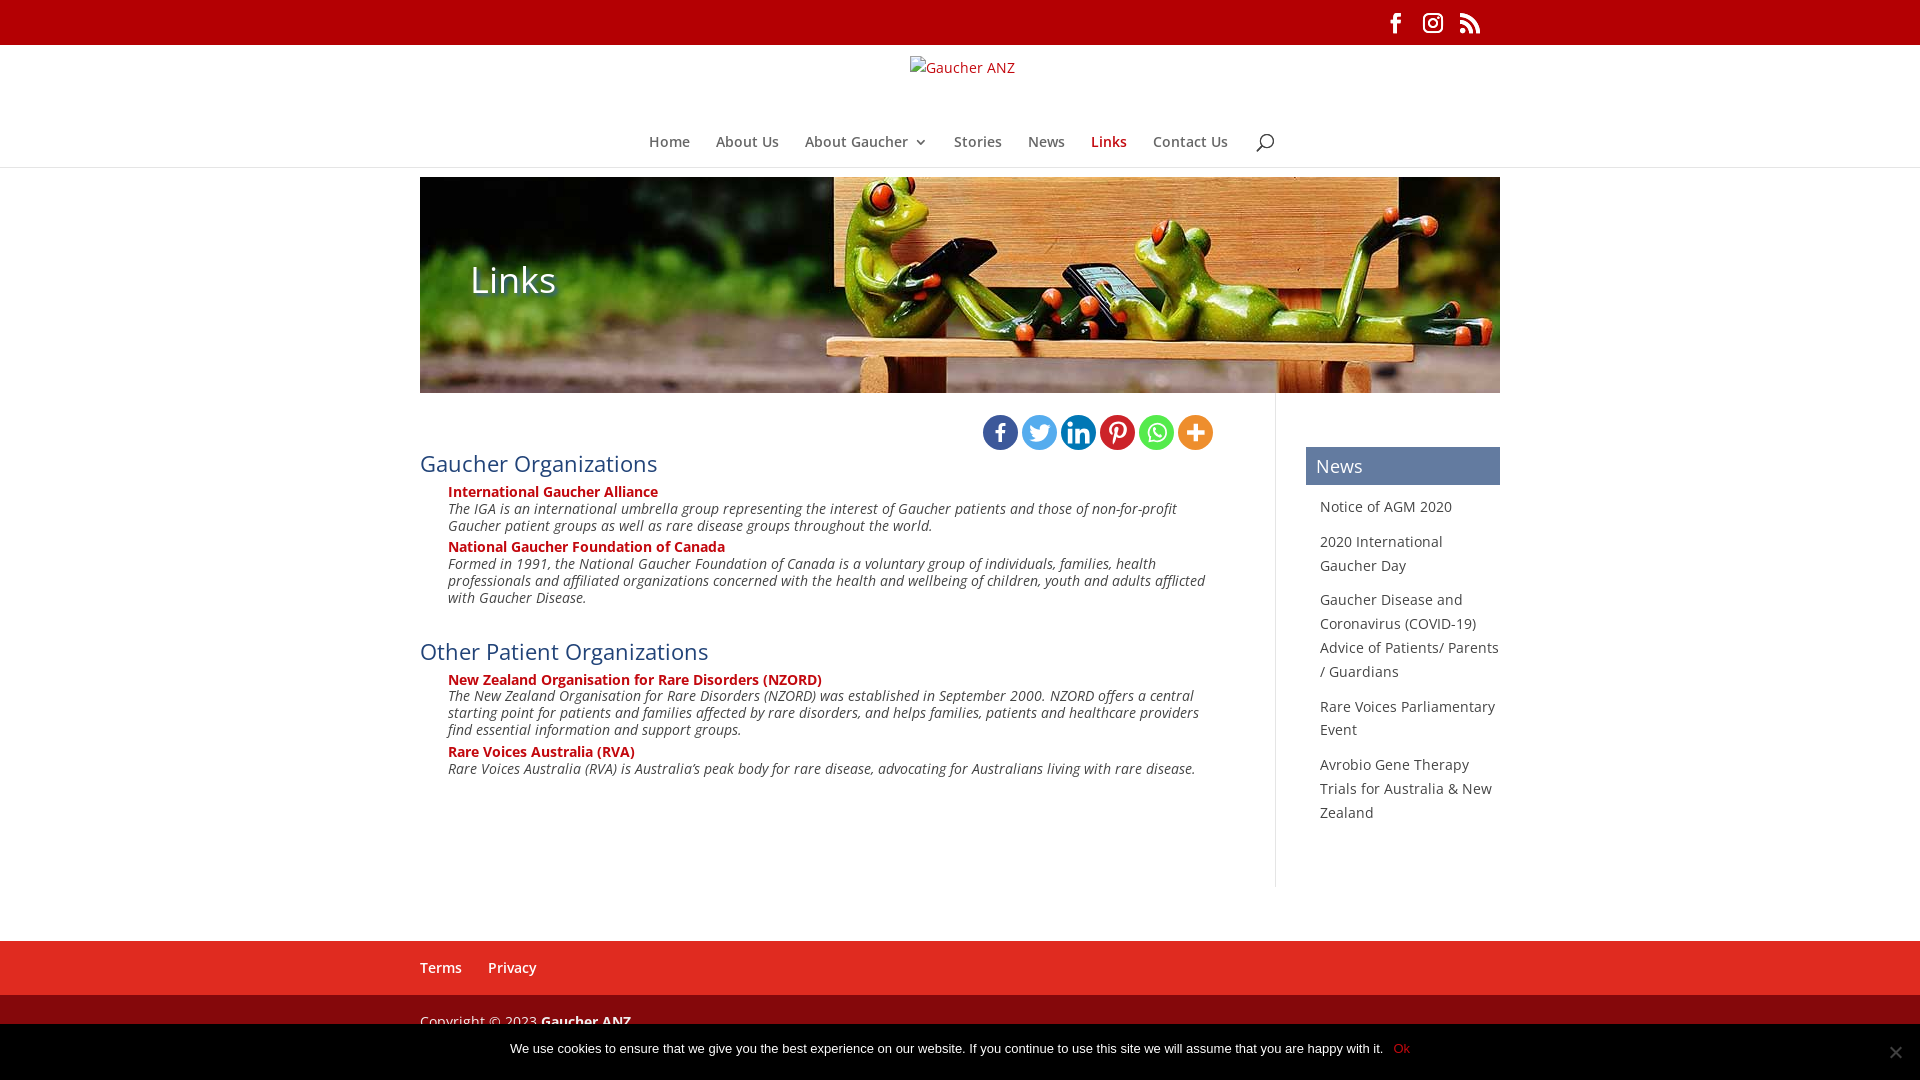 Image resolution: width=1920 pixels, height=1080 pixels. I want to click on 'Rare Voices Australia (RVA)', so click(541, 751).